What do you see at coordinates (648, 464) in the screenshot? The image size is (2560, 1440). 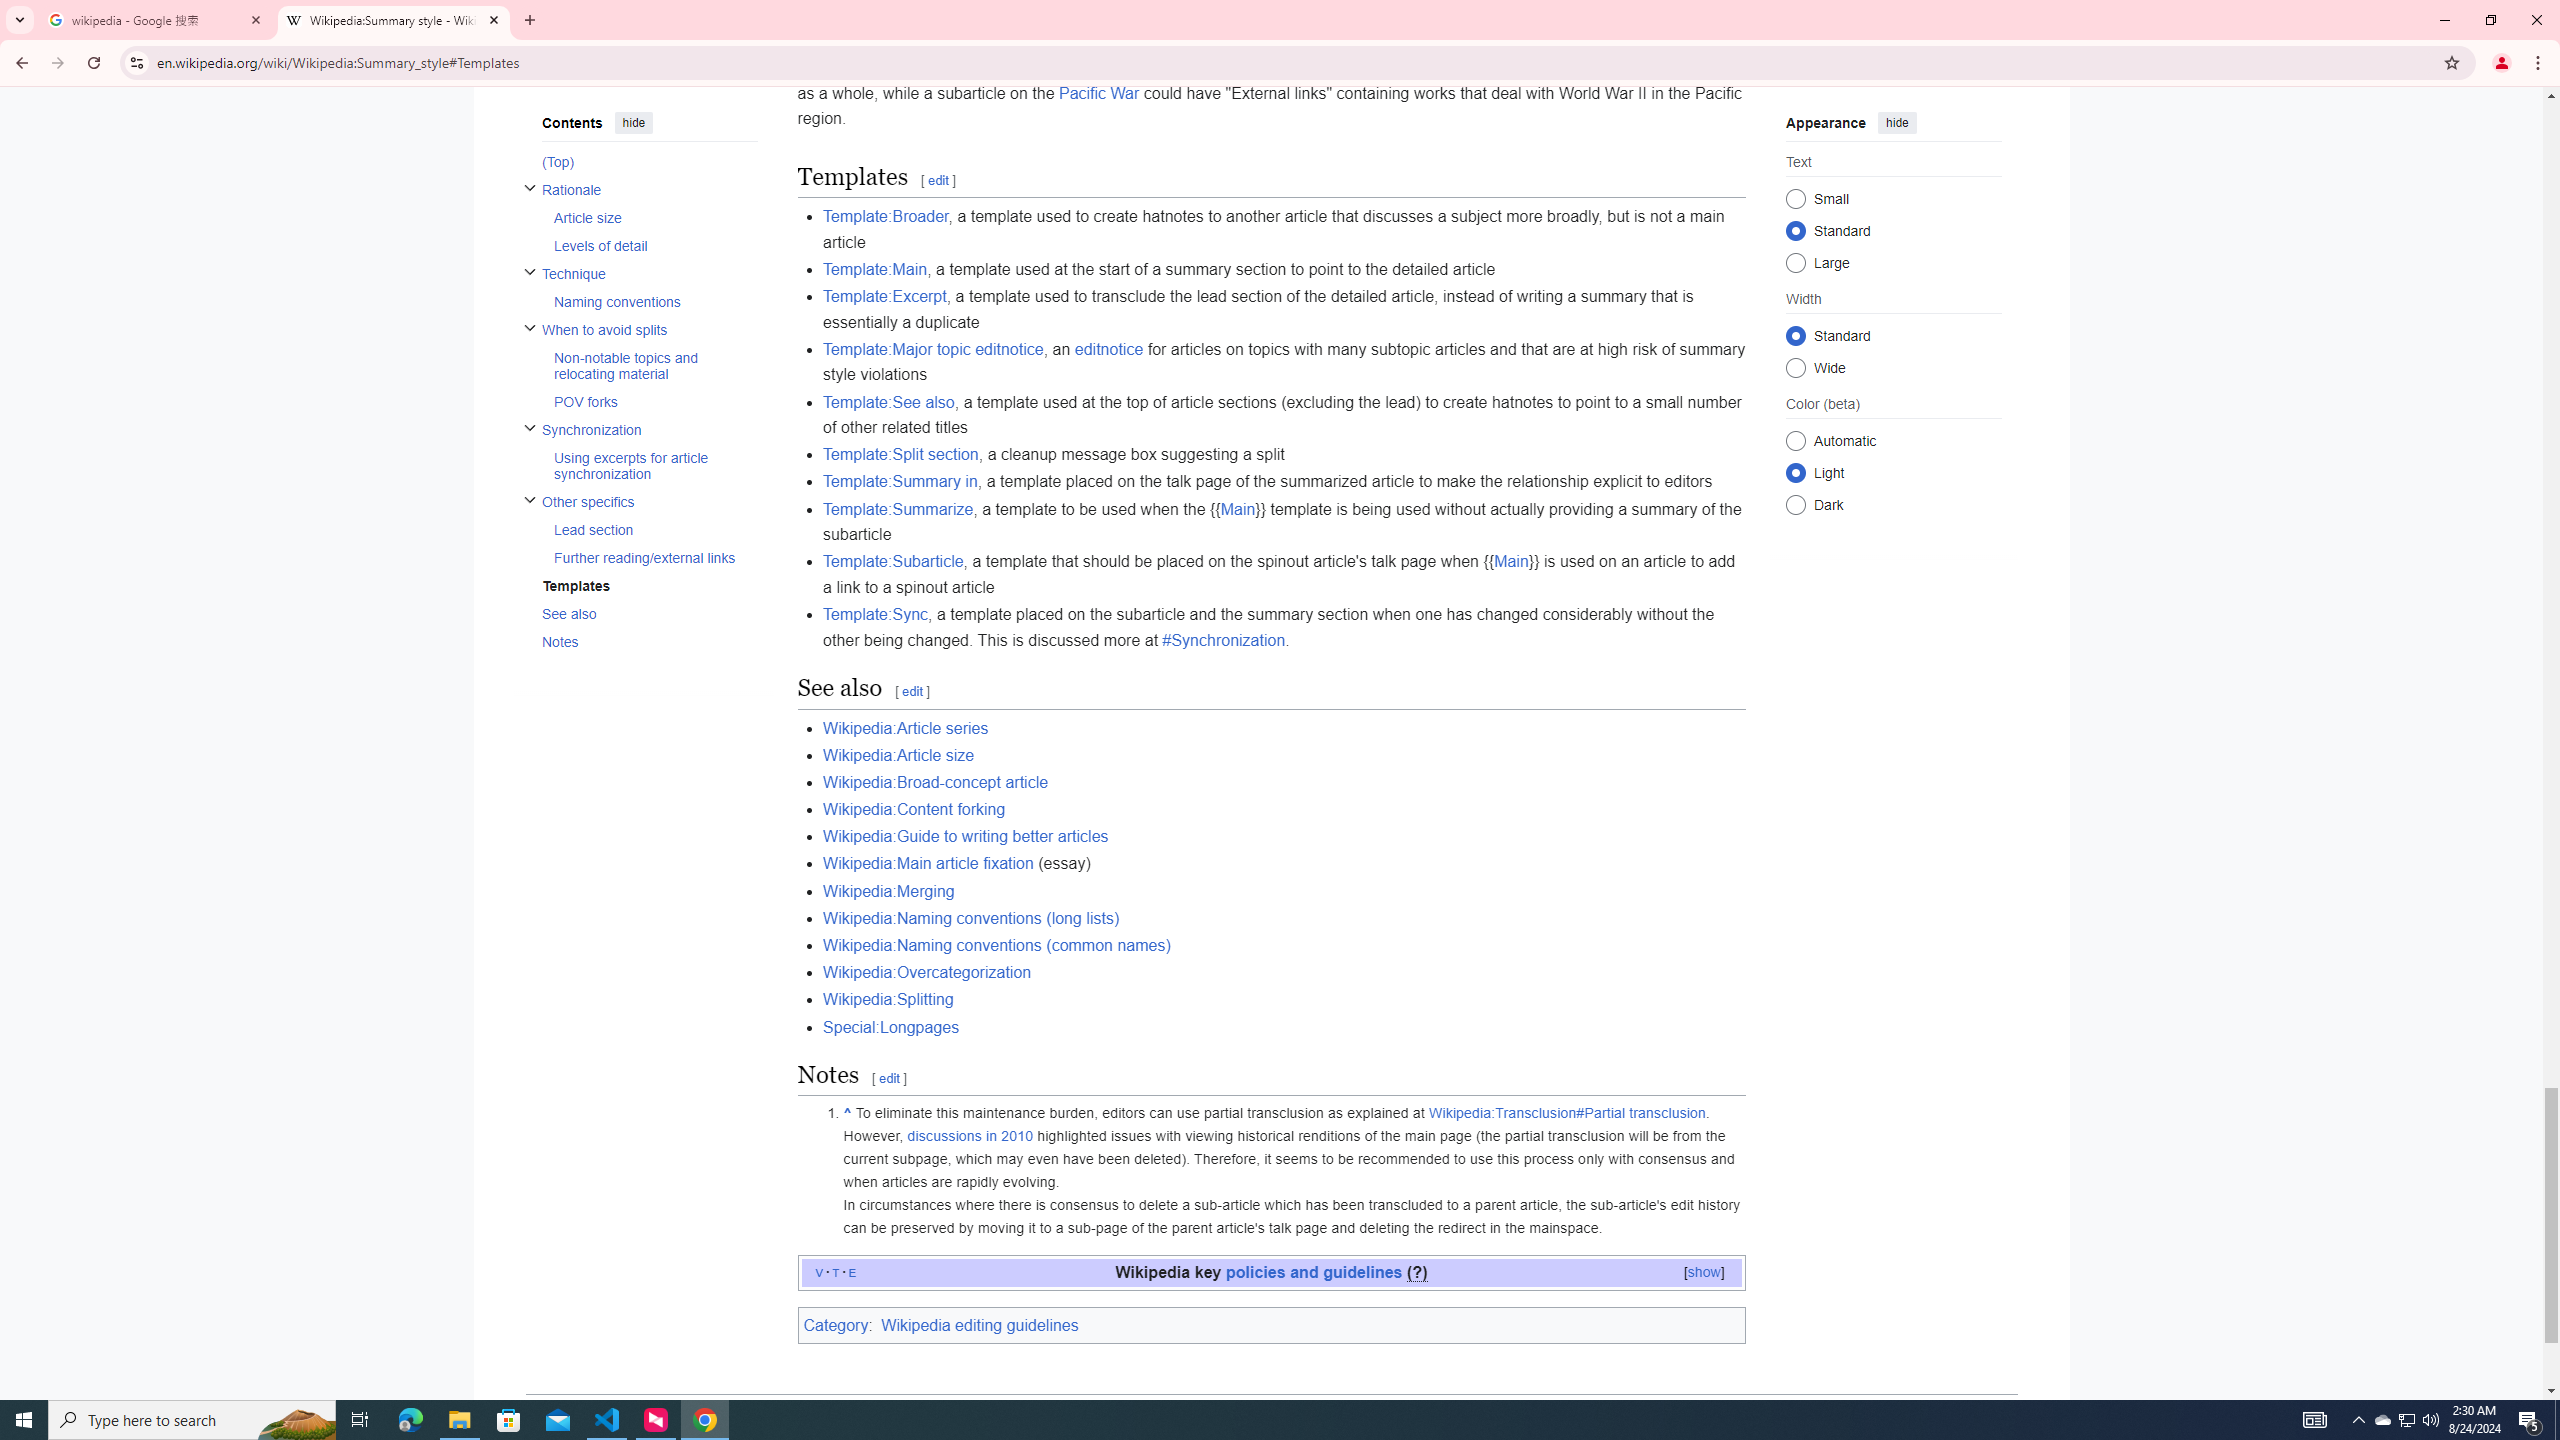 I see `'AutomationID: toc-Using_excerpts_for_article_synchronization'` at bounding box center [648, 464].